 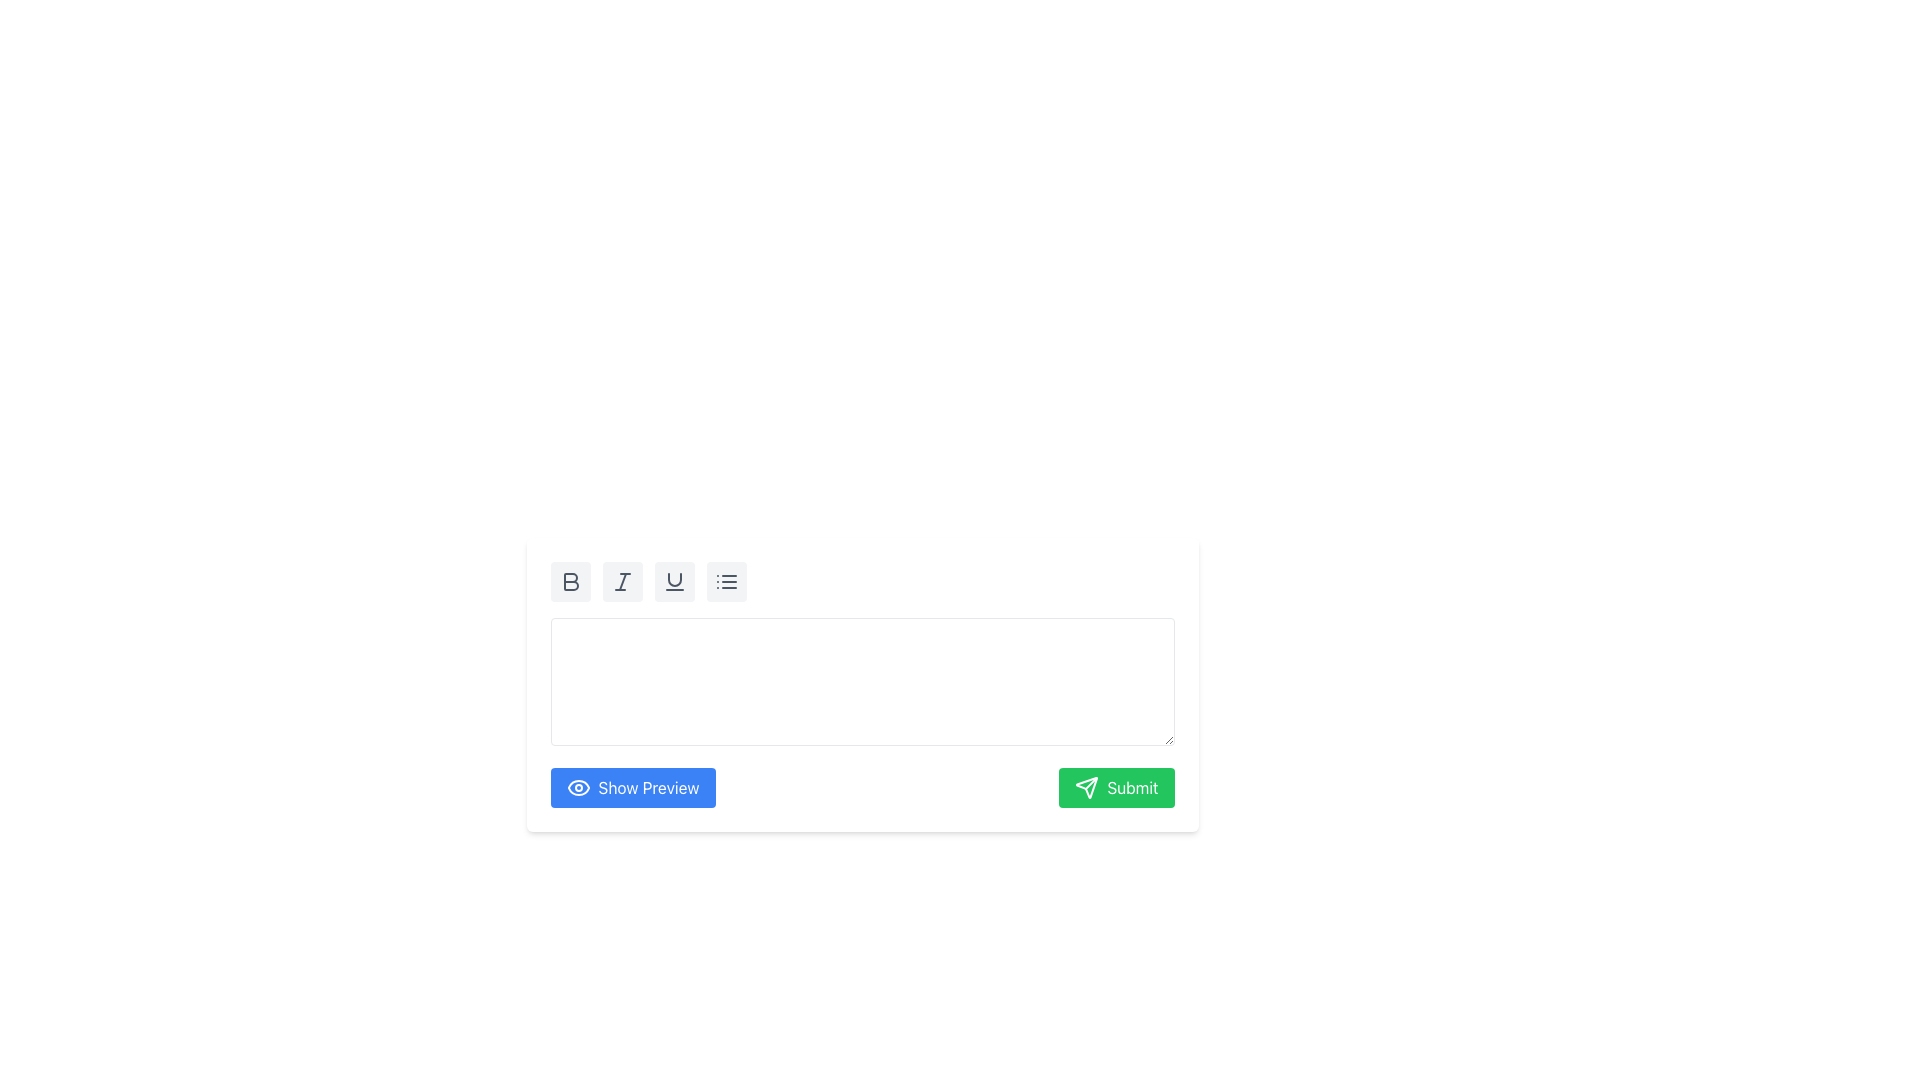 I want to click on the preview button located at the bottom center of the interface, to the left of the green 'Submit' button, so click(x=632, y=786).